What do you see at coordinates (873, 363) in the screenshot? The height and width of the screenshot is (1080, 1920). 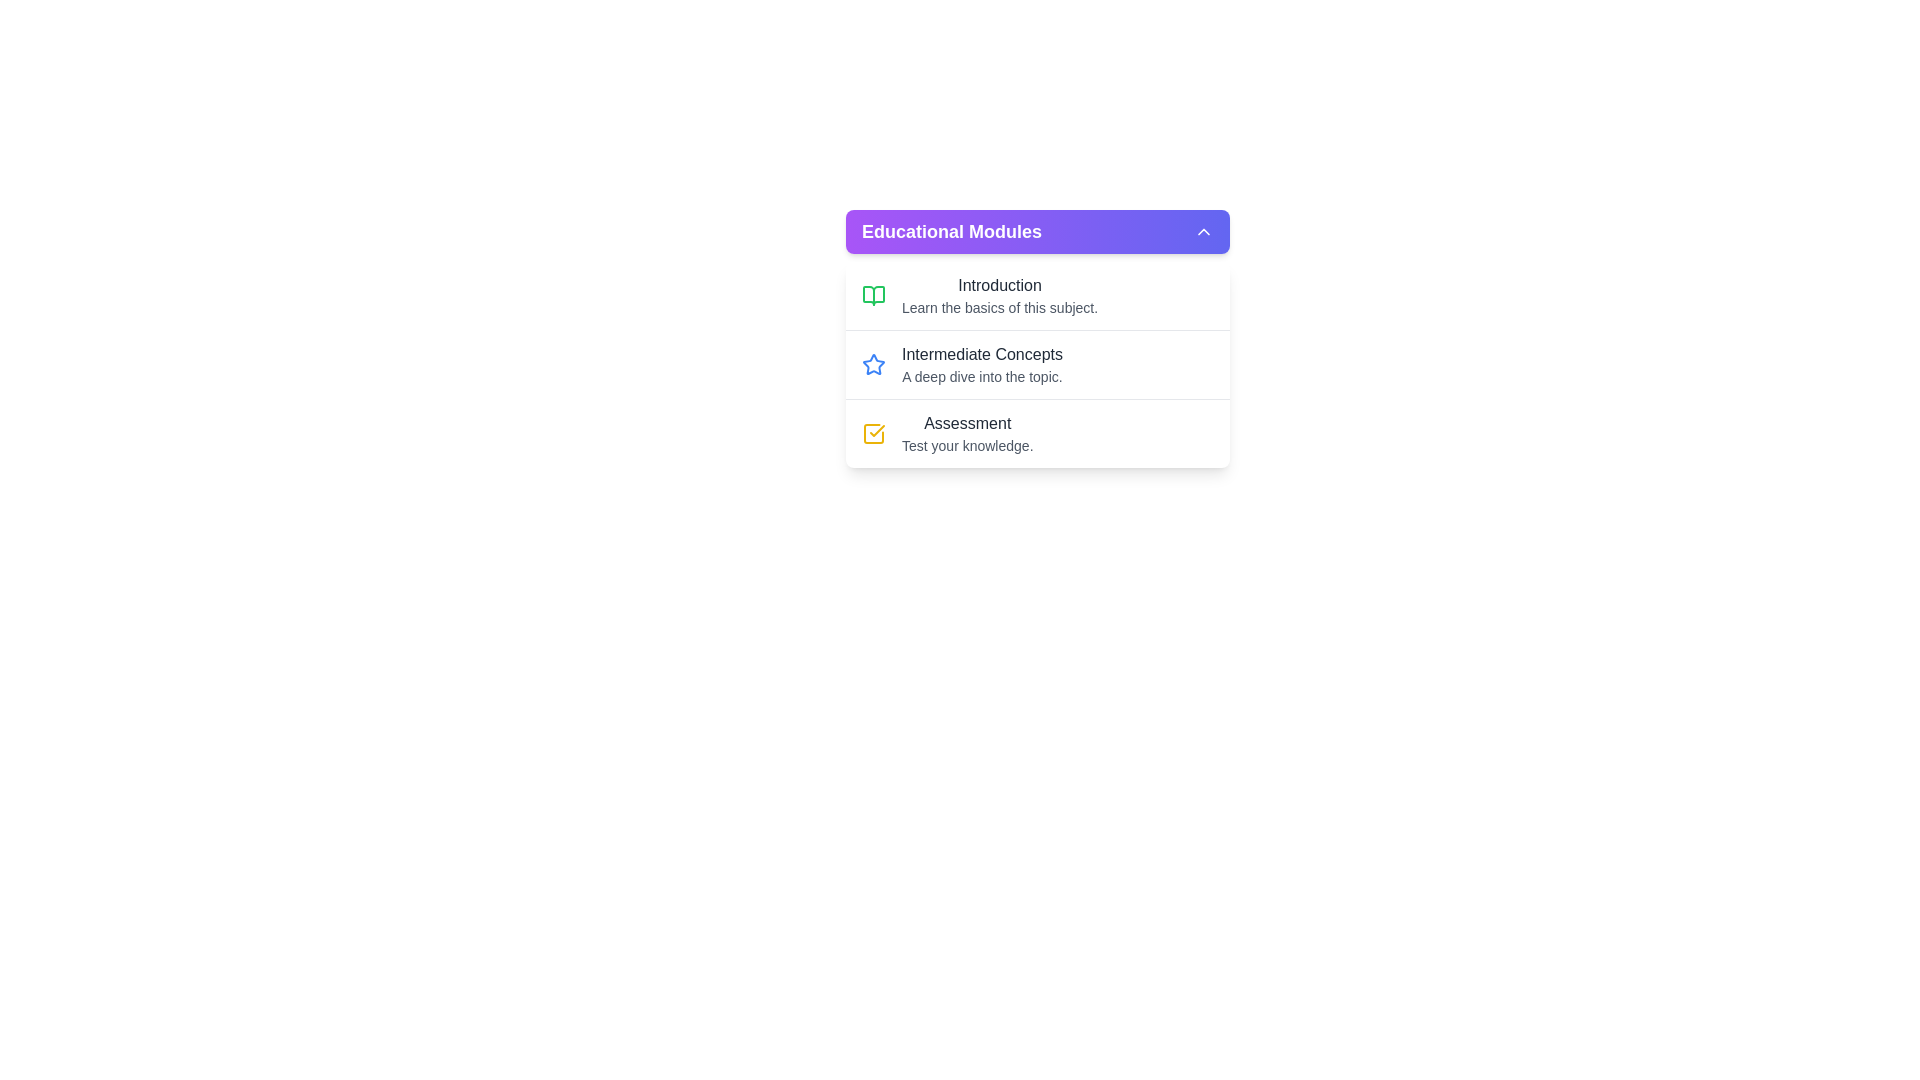 I see `the blue SVG icon representing 'Intermediate Concepts' in the educational module list` at bounding box center [873, 363].